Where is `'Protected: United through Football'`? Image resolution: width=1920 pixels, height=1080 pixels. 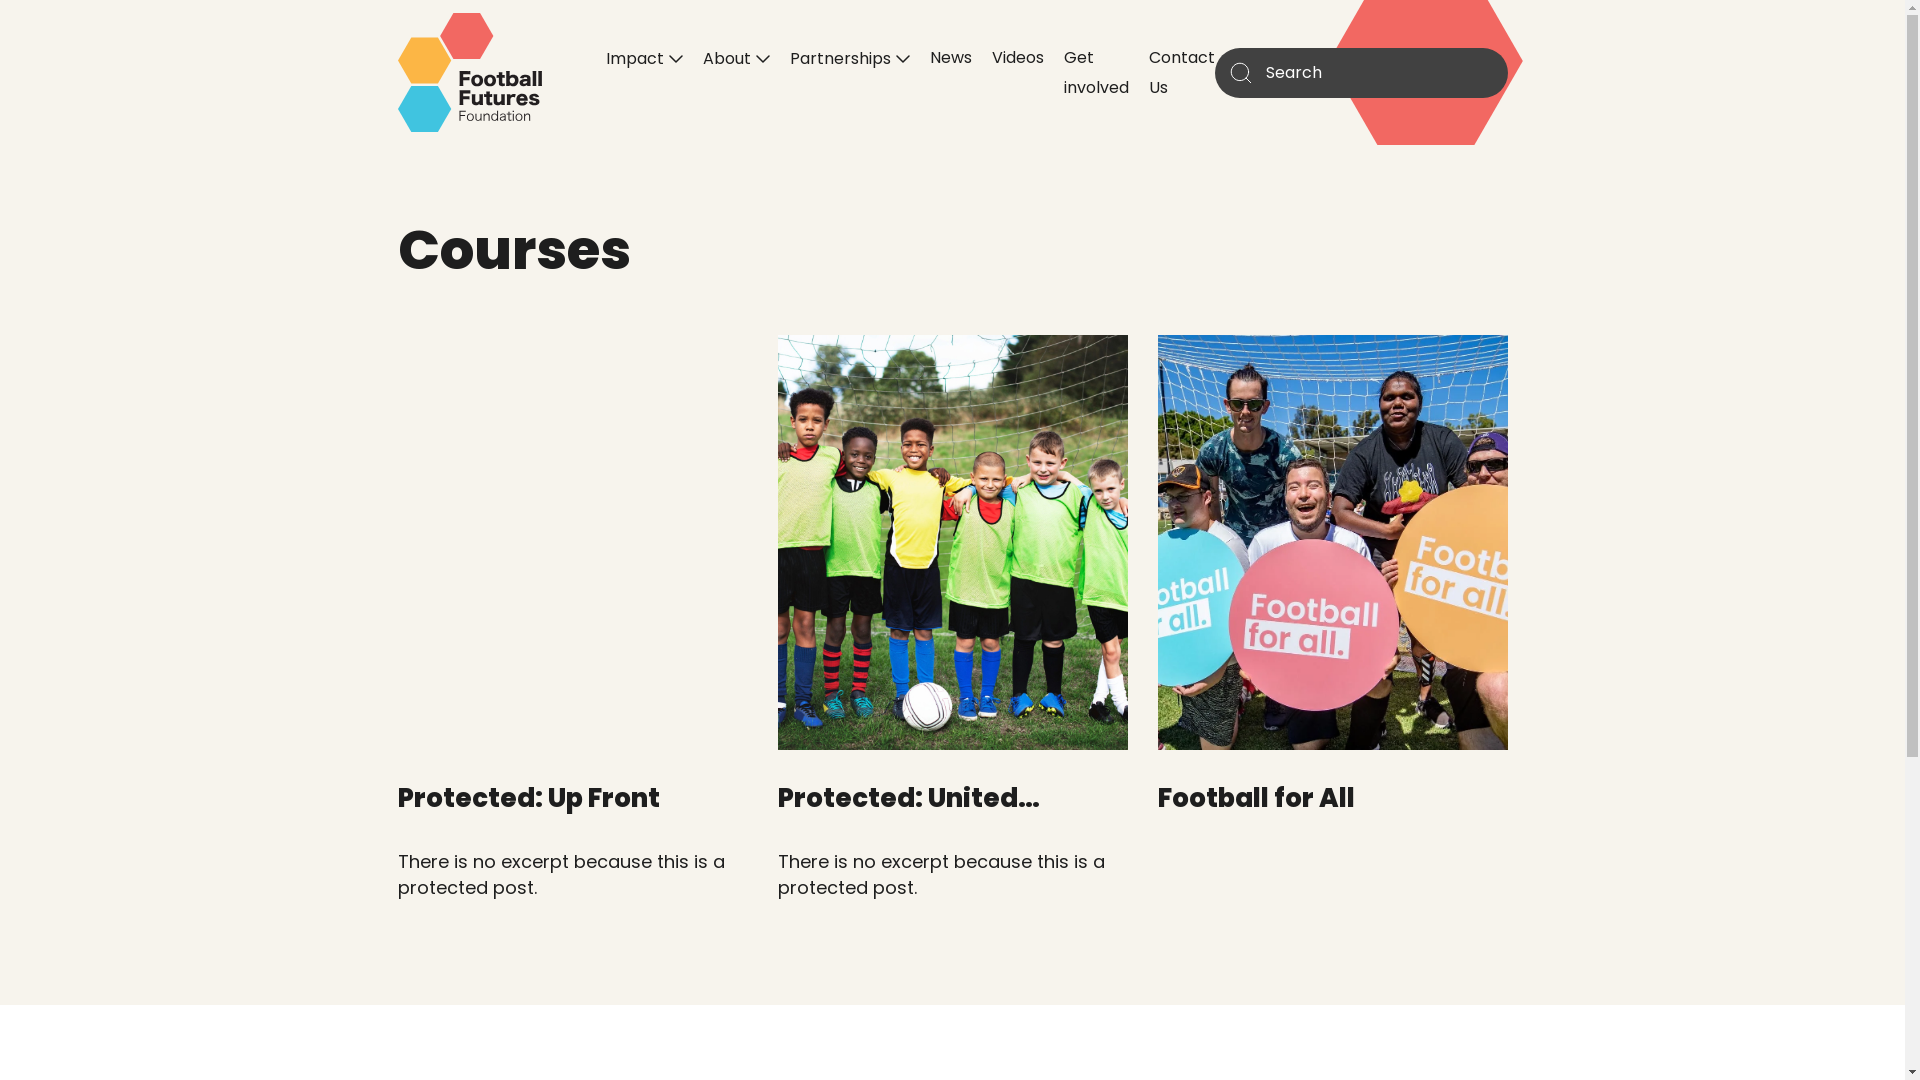
'Protected: United through Football' is located at coordinates (907, 816).